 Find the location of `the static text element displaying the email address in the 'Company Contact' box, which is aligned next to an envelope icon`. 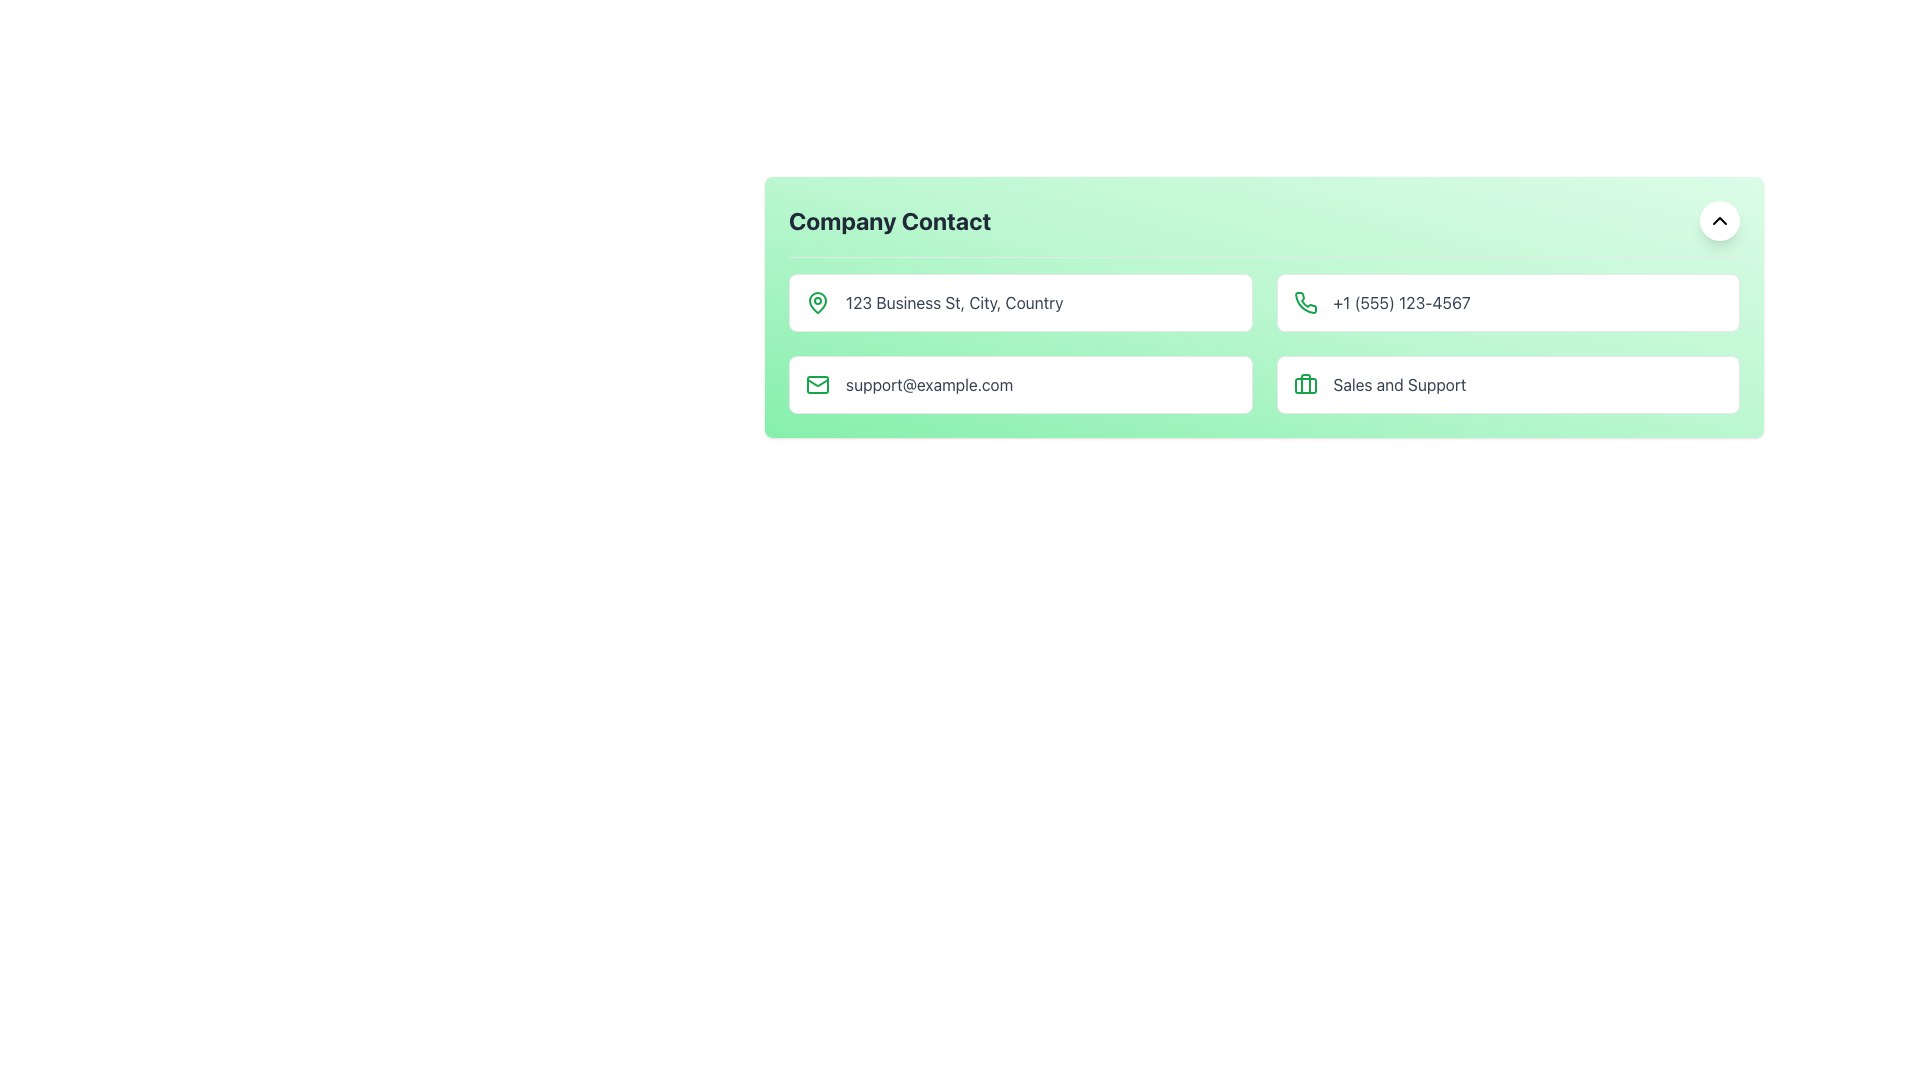

the static text element displaying the email address in the 'Company Contact' box, which is aligned next to an envelope icon is located at coordinates (928, 385).